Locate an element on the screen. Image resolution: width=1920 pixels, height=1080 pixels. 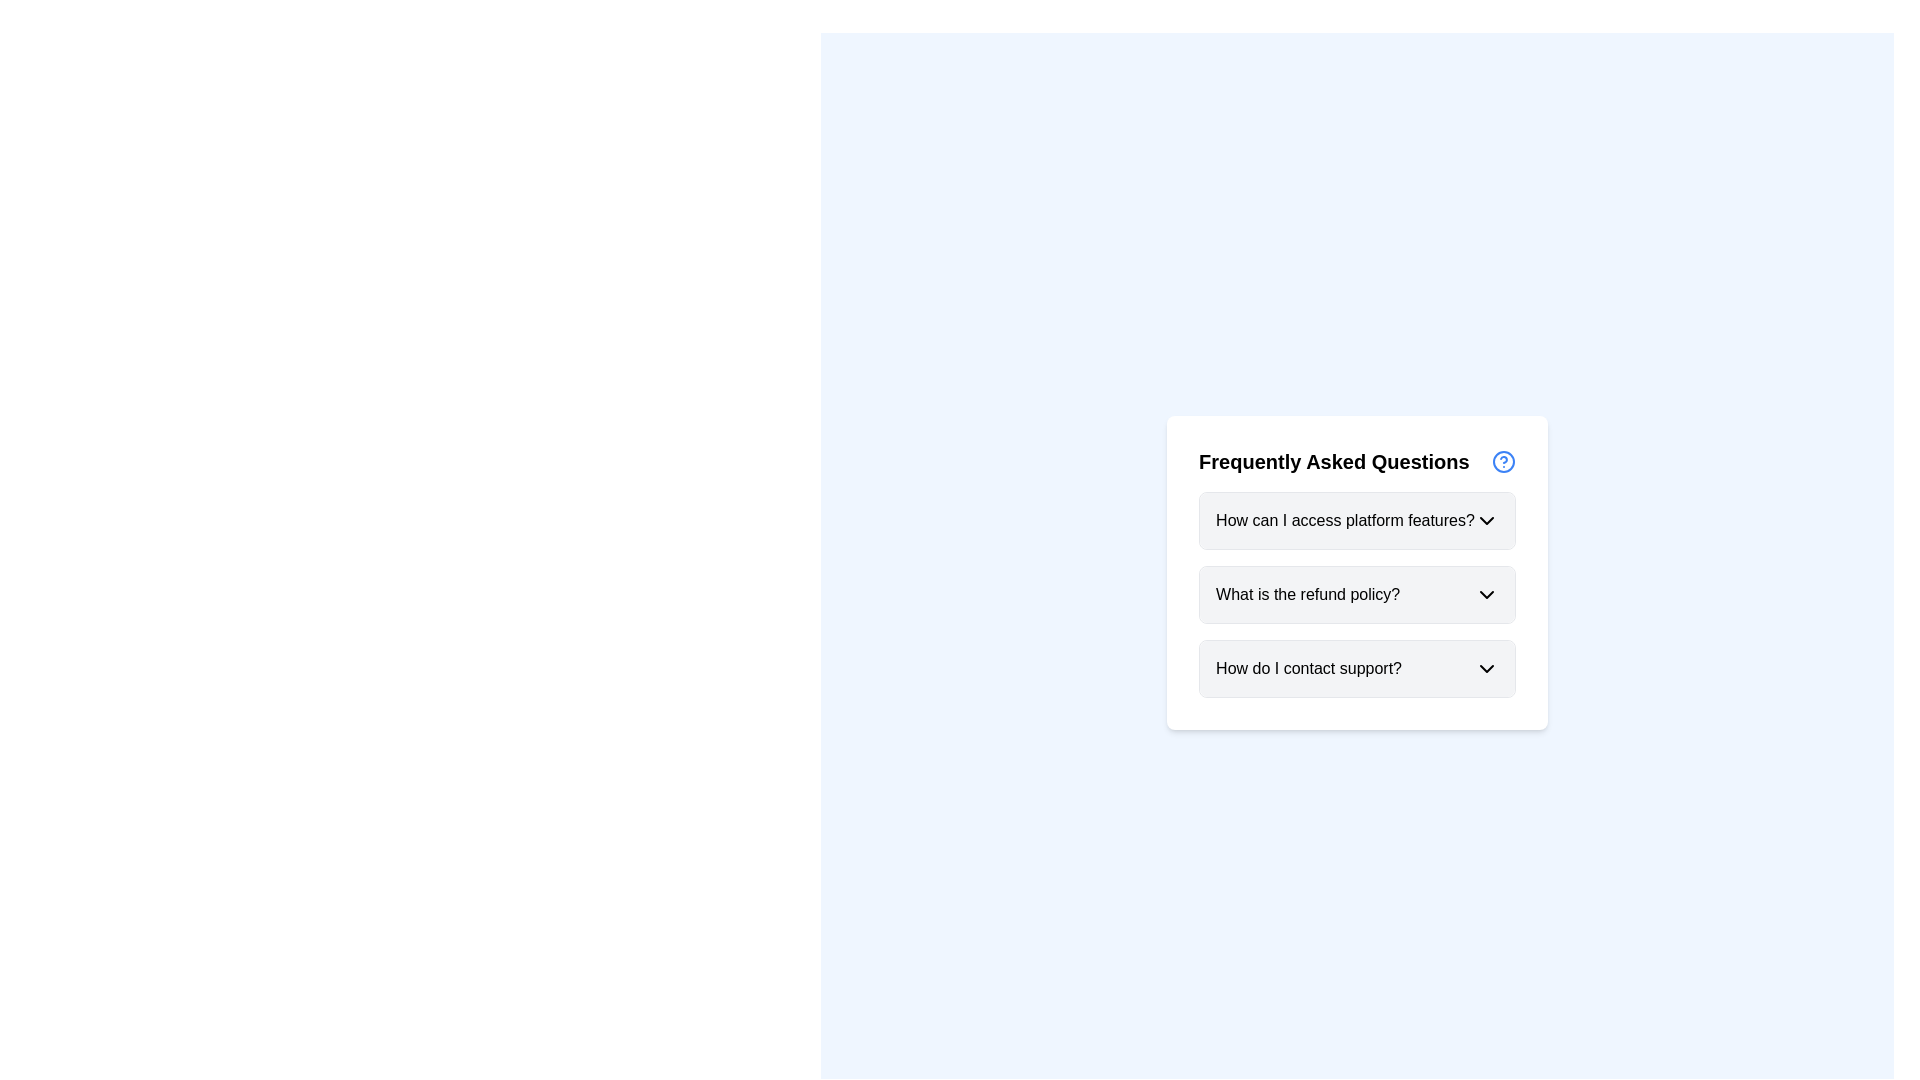
the icon located on the right side of the 'What is the refund policy?' section is located at coordinates (1486, 593).